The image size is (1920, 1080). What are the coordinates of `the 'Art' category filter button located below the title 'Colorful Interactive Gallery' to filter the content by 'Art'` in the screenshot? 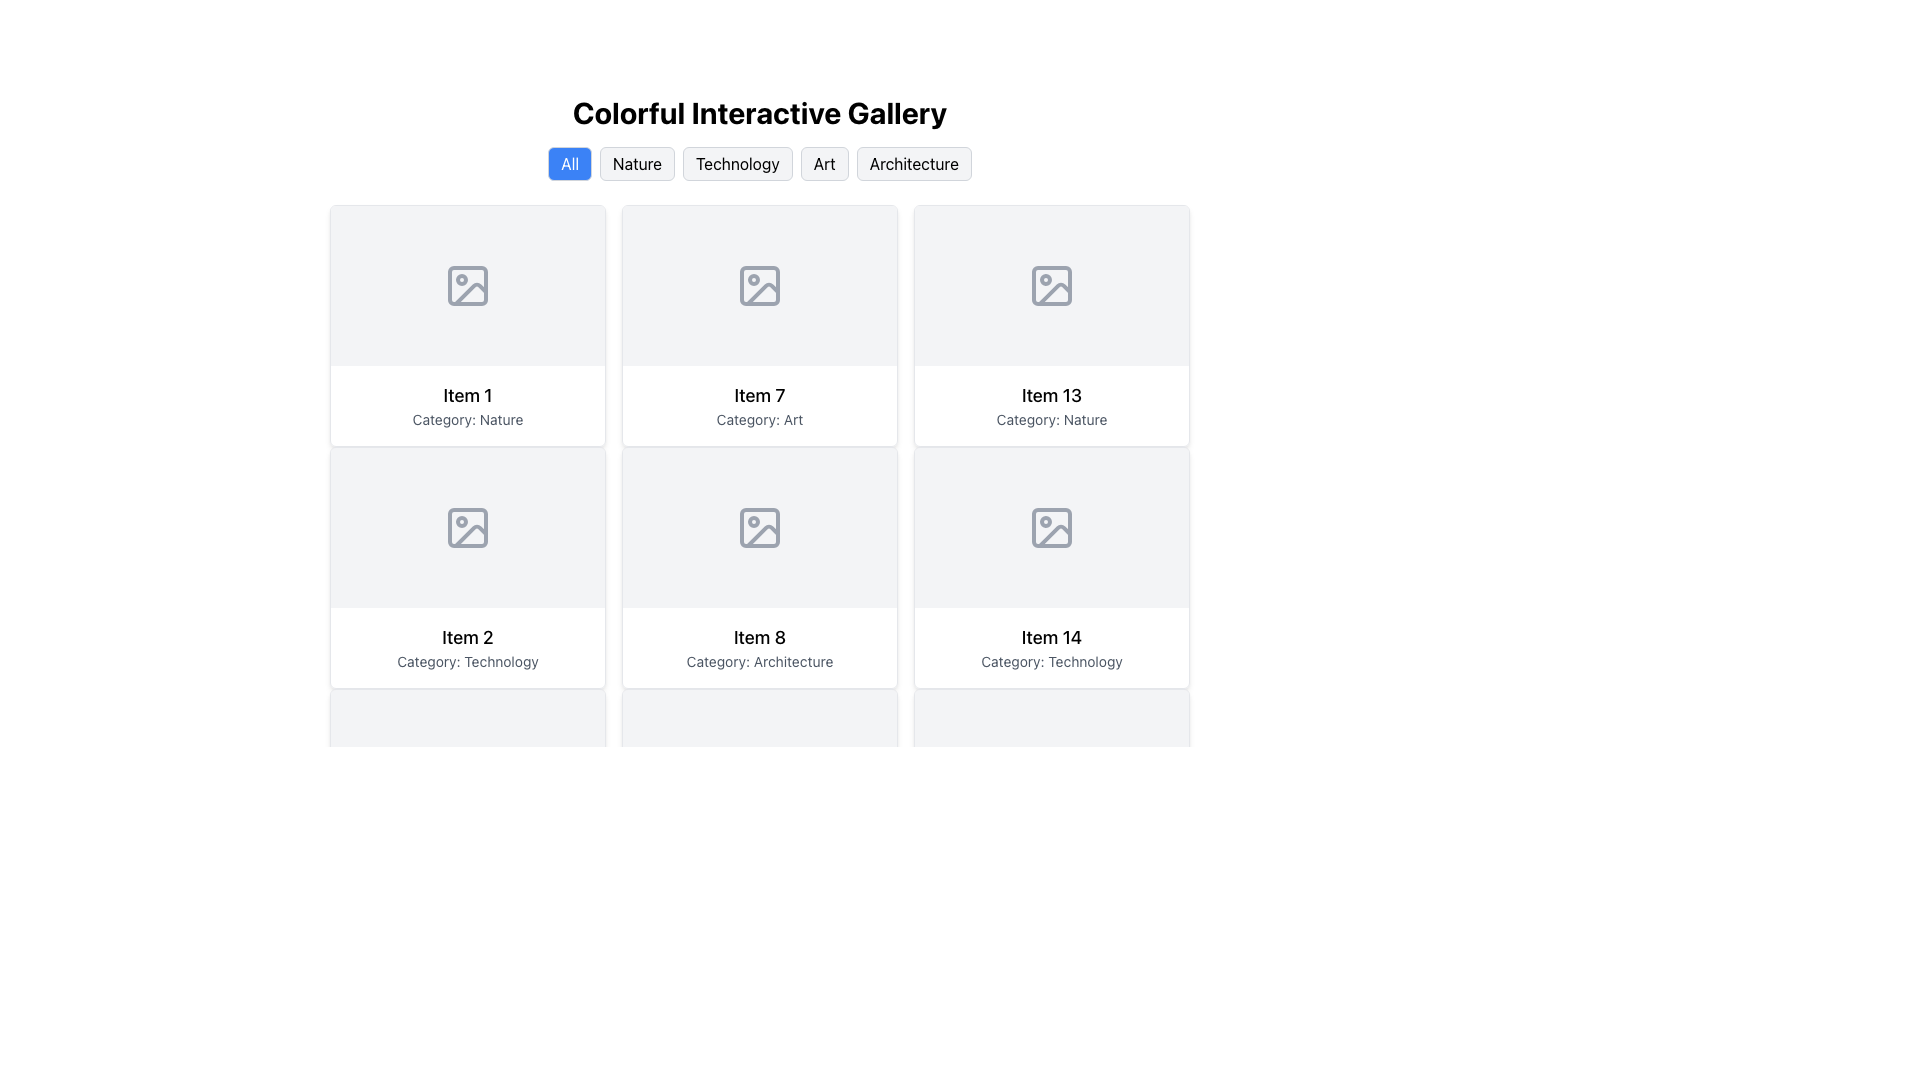 It's located at (824, 163).